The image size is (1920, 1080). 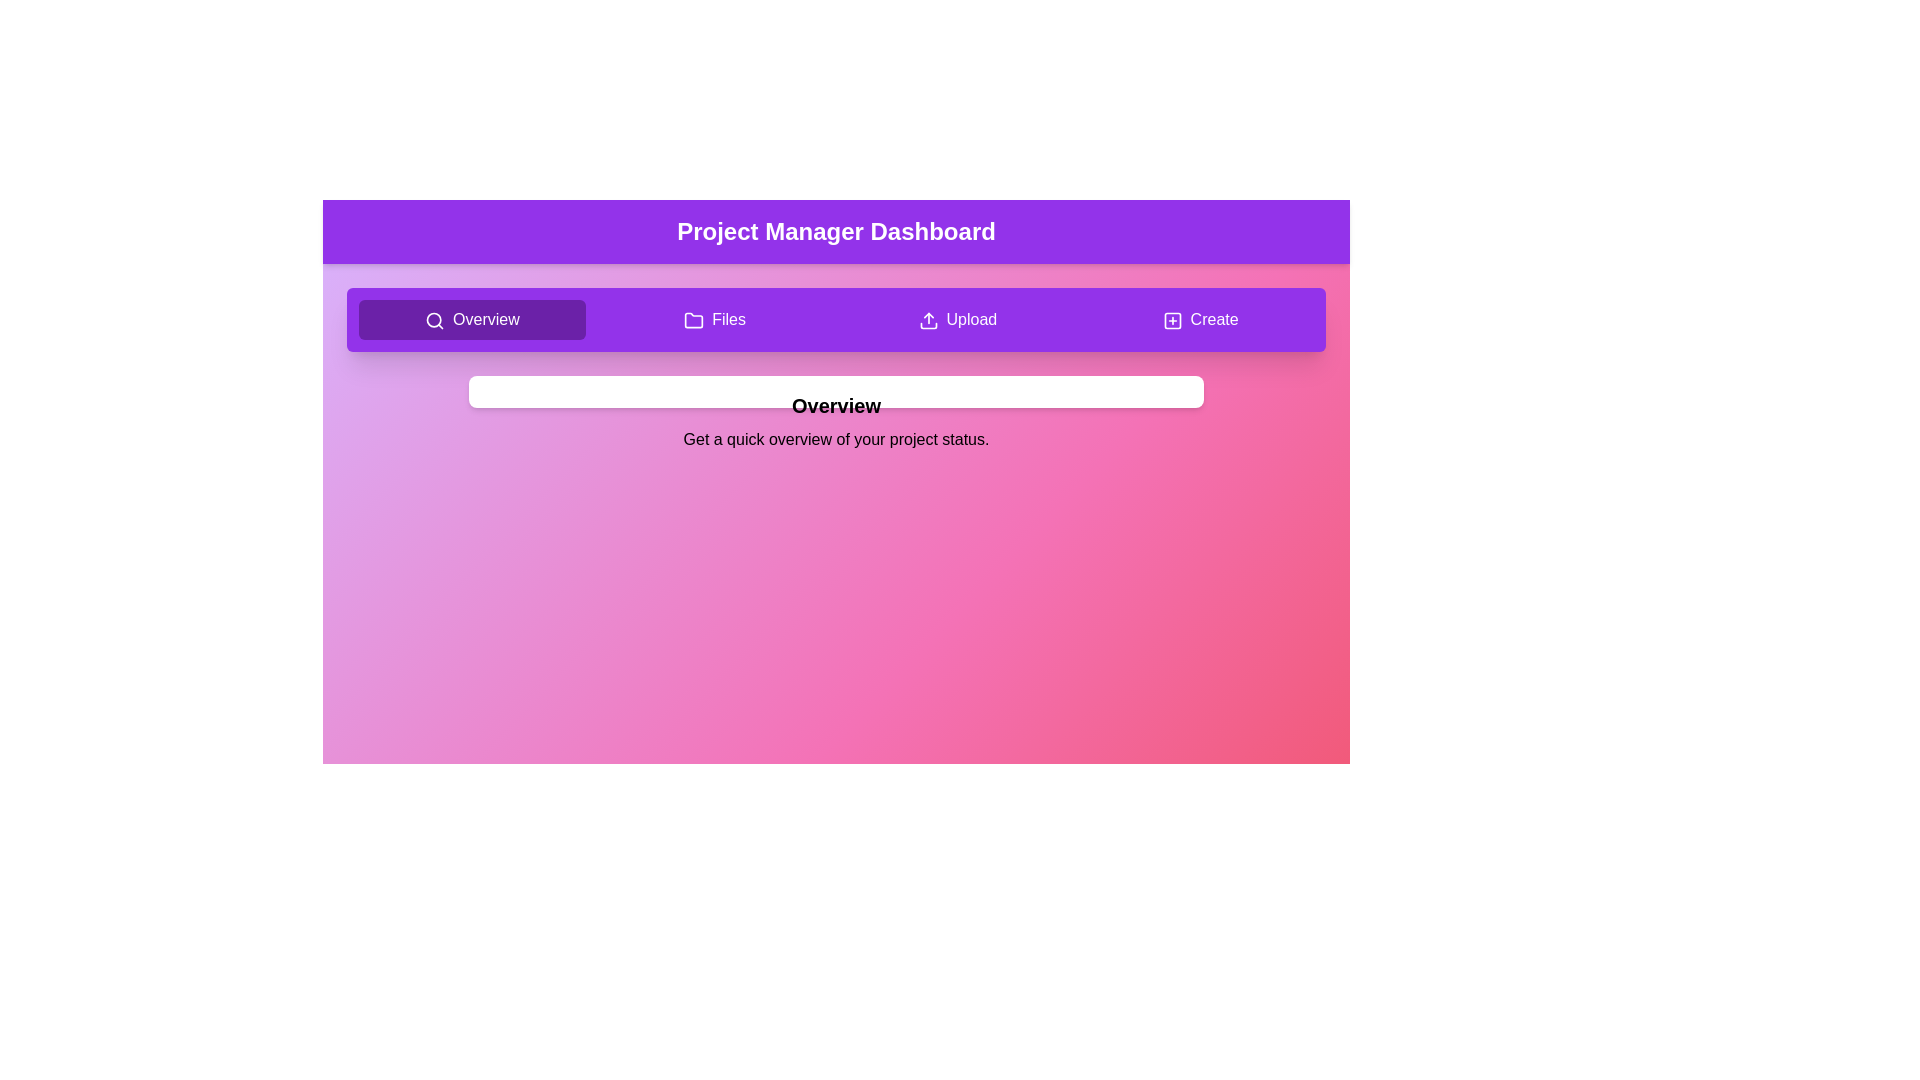 What do you see at coordinates (715, 319) in the screenshot?
I see `the navigation button labeled Files` at bounding box center [715, 319].